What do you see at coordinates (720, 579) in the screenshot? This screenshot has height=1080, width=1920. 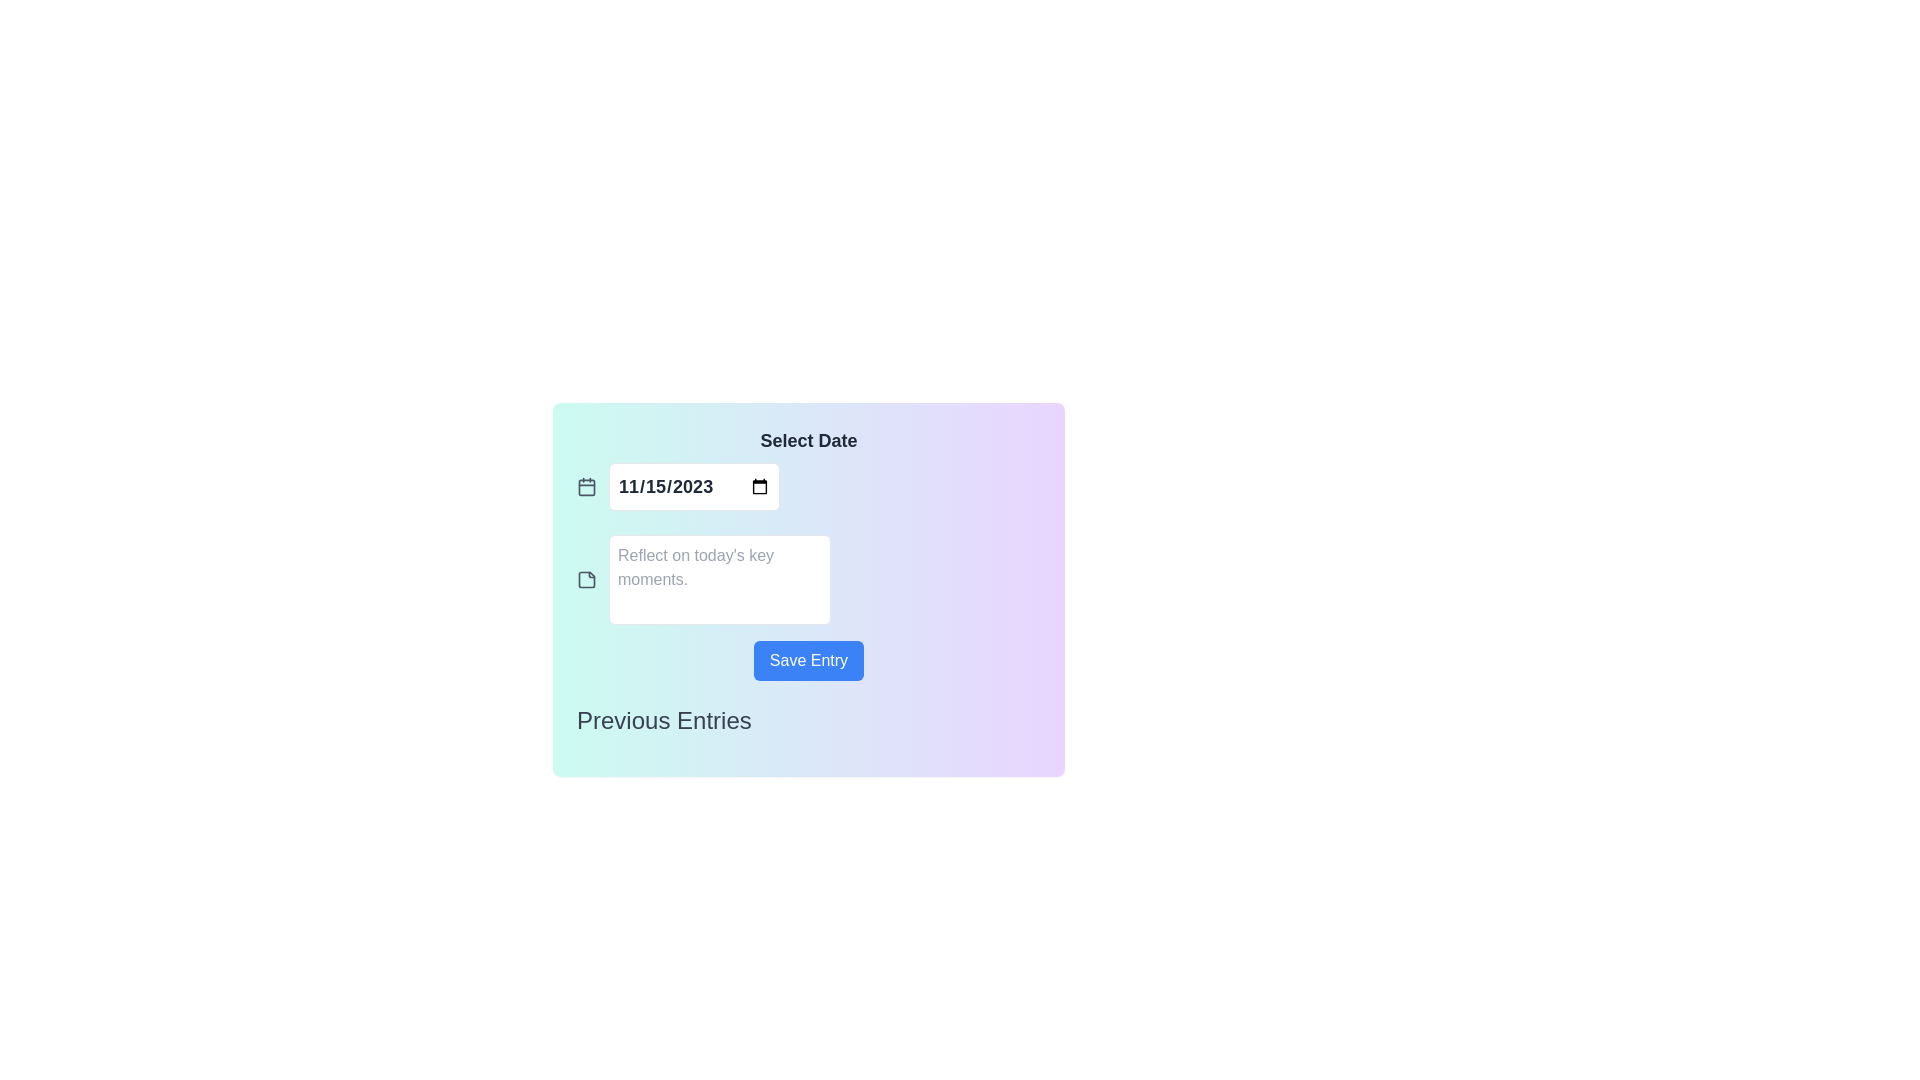 I see `the Textarea element designed for user input and editing of textual information` at bounding box center [720, 579].